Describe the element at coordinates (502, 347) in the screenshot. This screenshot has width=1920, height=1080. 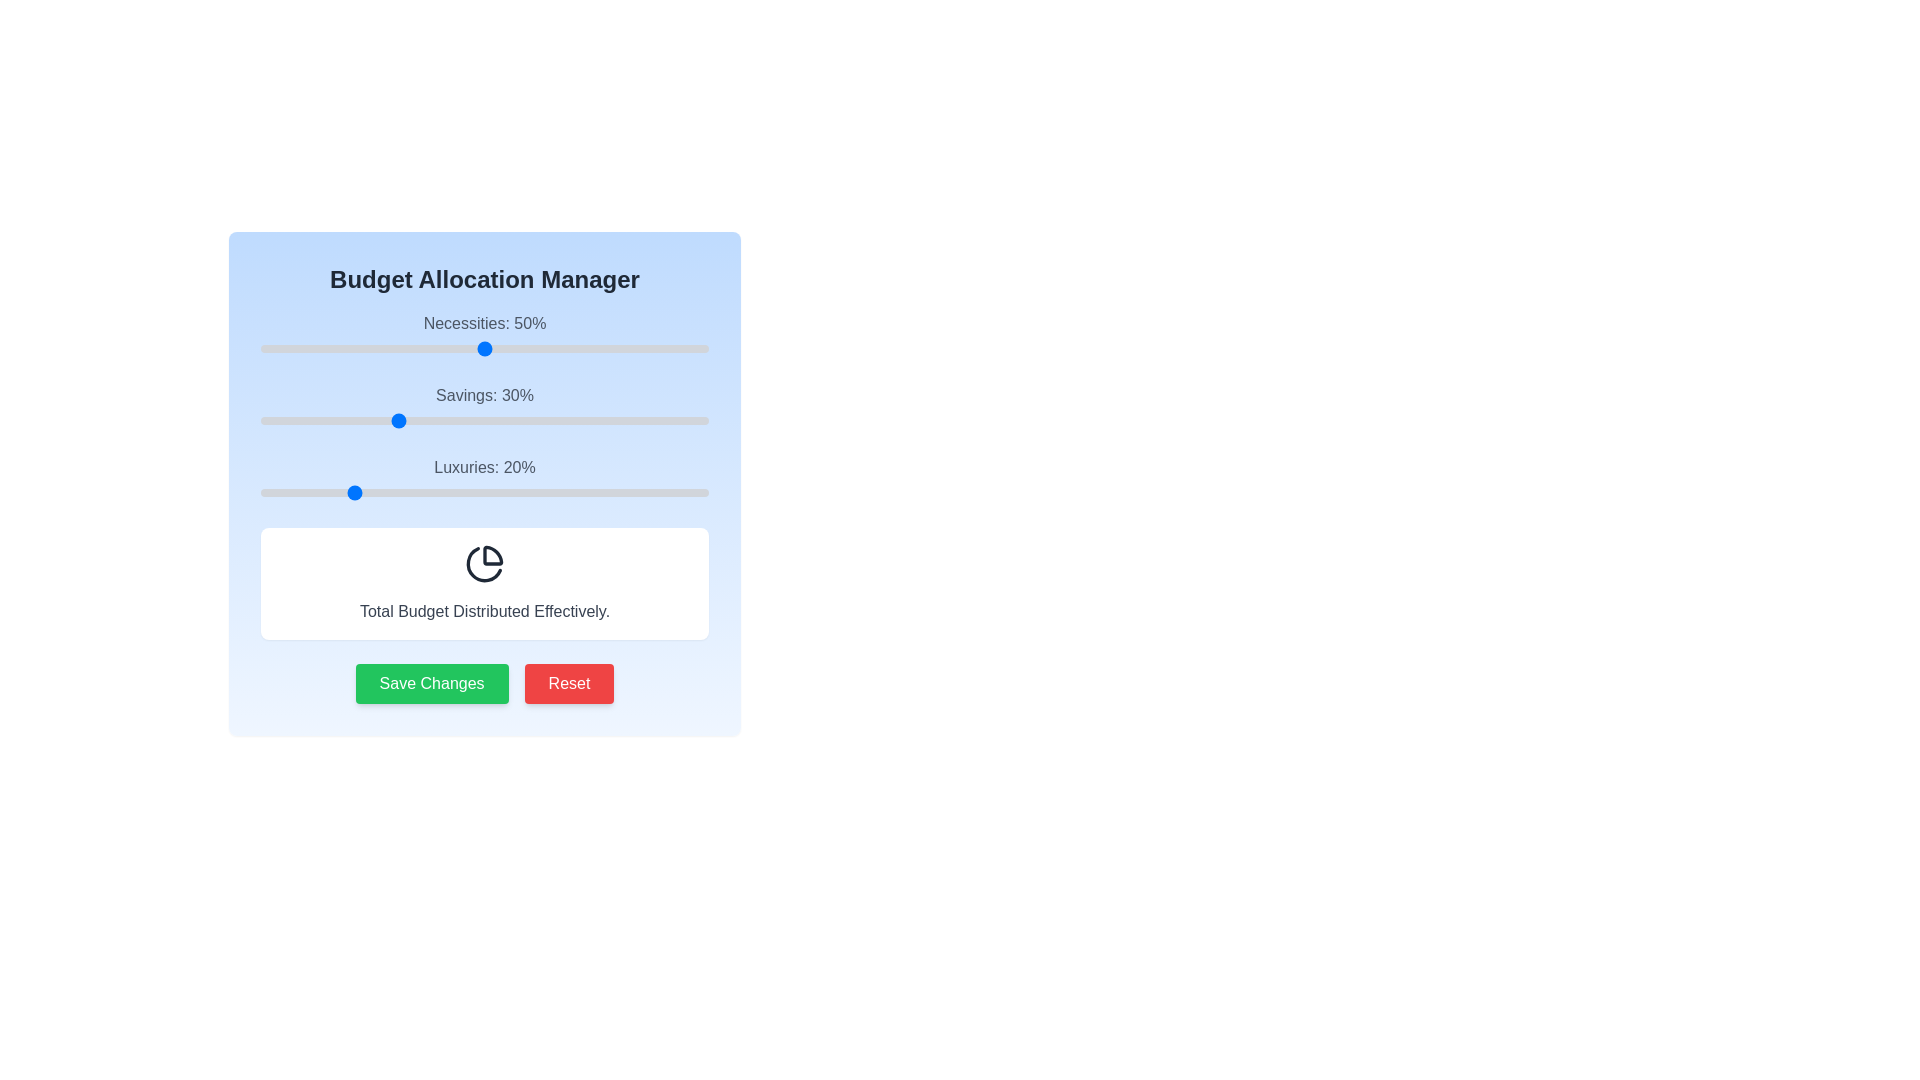
I see `the 'Necessities' slider` at that location.